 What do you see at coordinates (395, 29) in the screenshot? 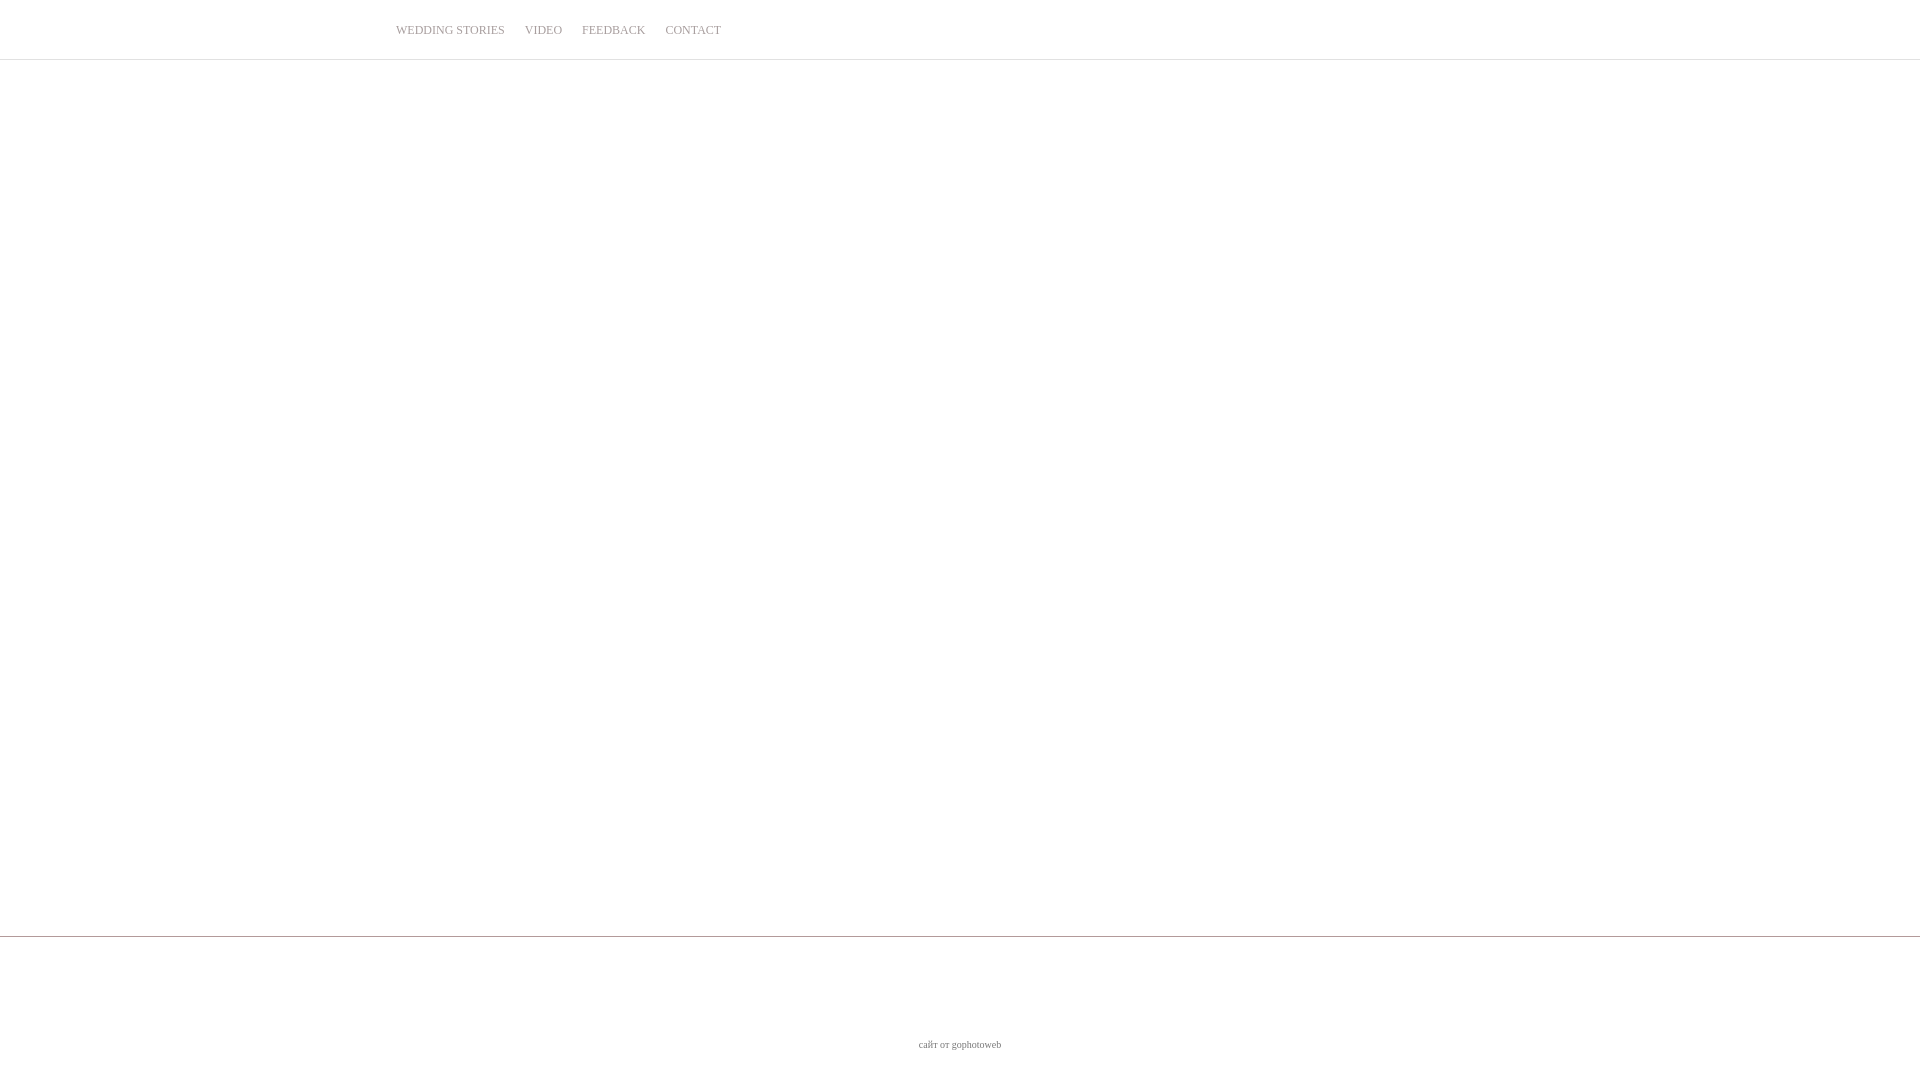
I see `'WEDDING STORIES'` at bounding box center [395, 29].